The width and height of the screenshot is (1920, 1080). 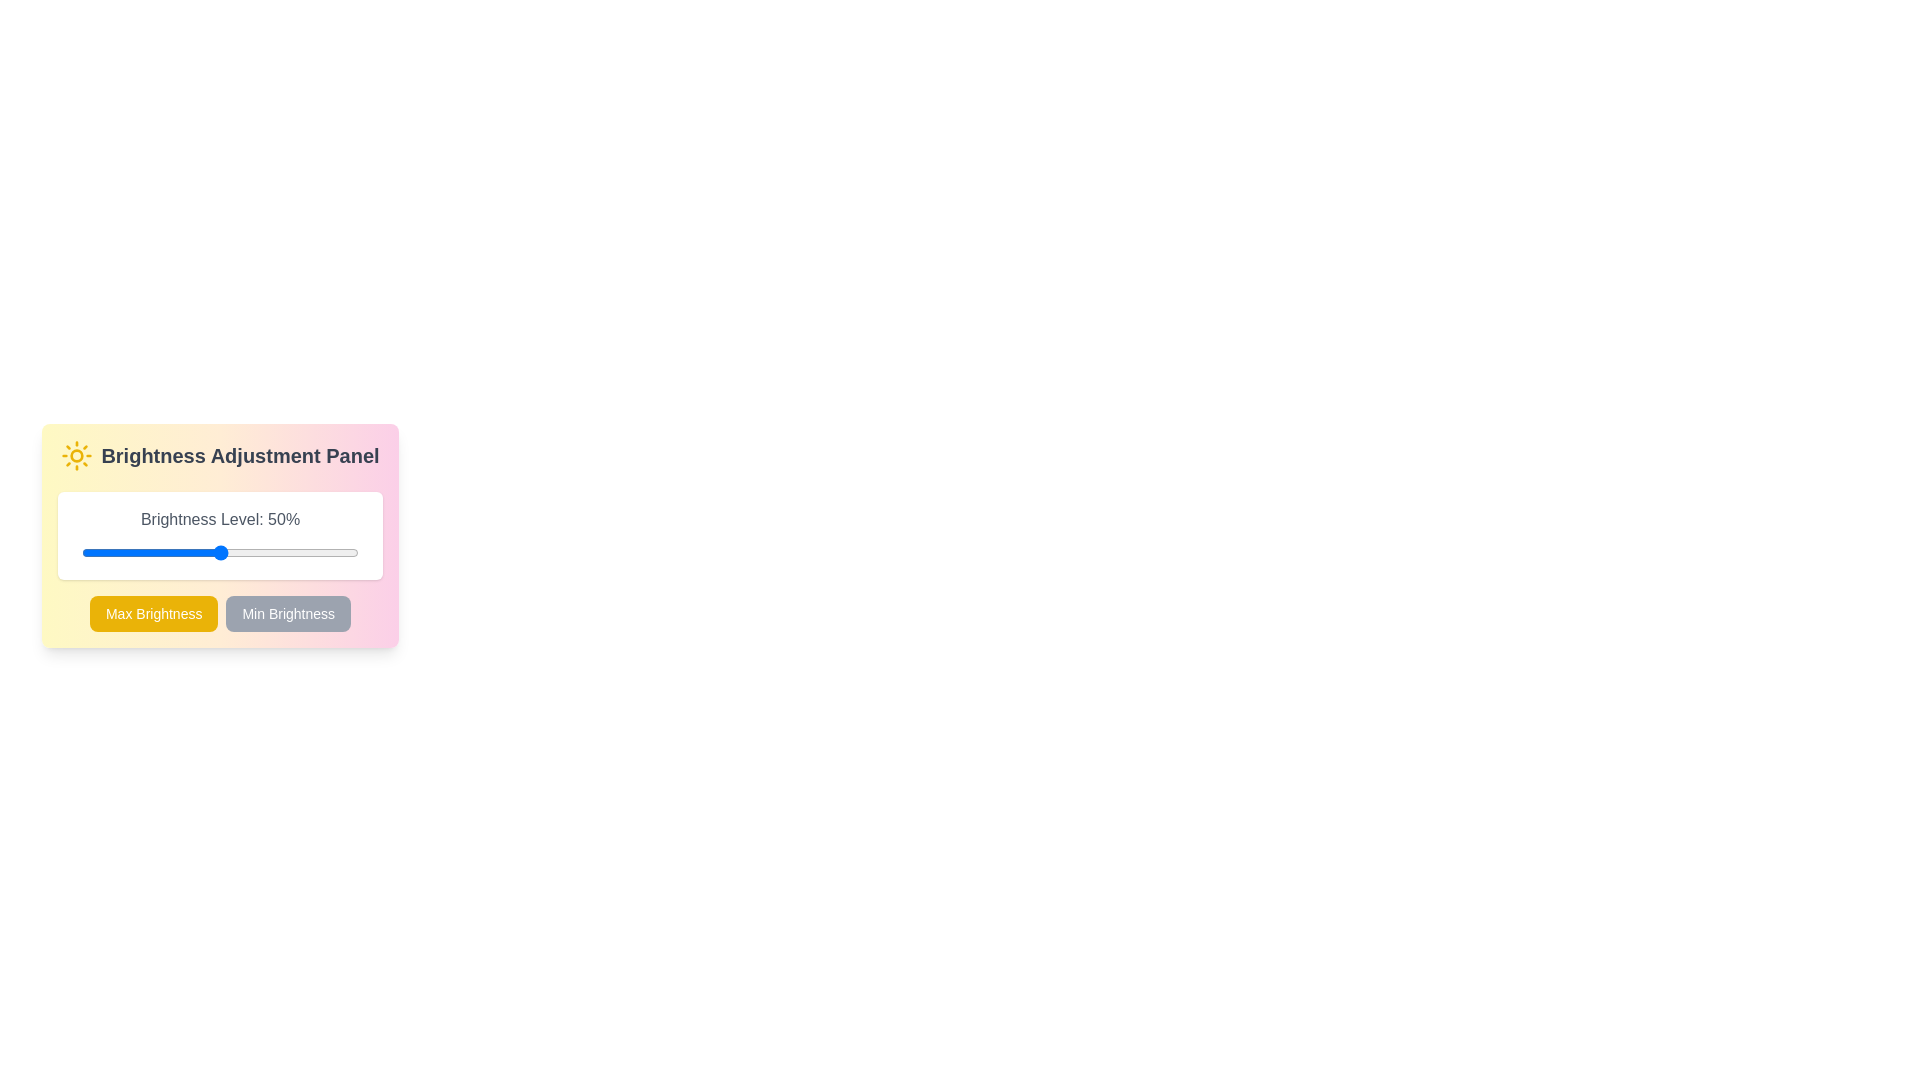 What do you see at coordinates (184, 552) in the screenshot?
I see `the brightness by dragging the slider to 37%` at bounding box center [184, 552].